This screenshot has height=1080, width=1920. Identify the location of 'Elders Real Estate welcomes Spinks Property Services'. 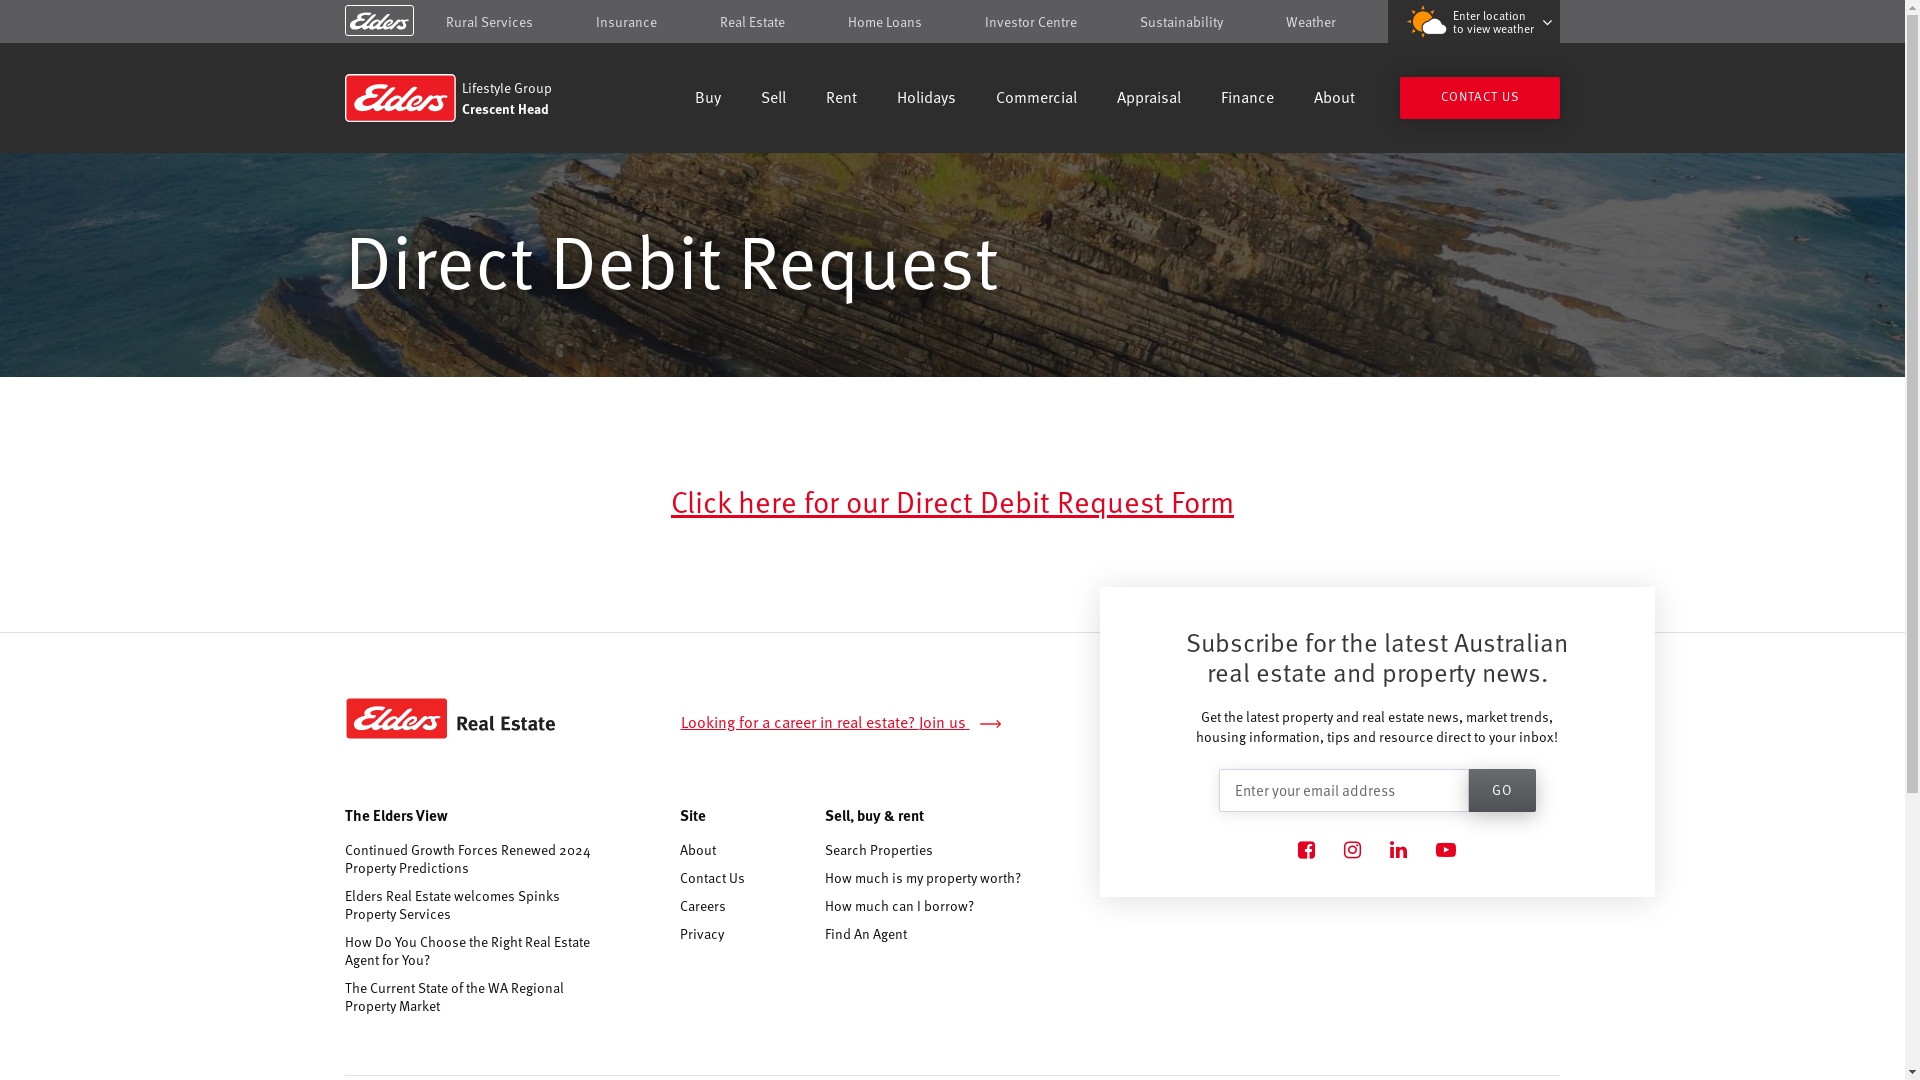
(345, 905).